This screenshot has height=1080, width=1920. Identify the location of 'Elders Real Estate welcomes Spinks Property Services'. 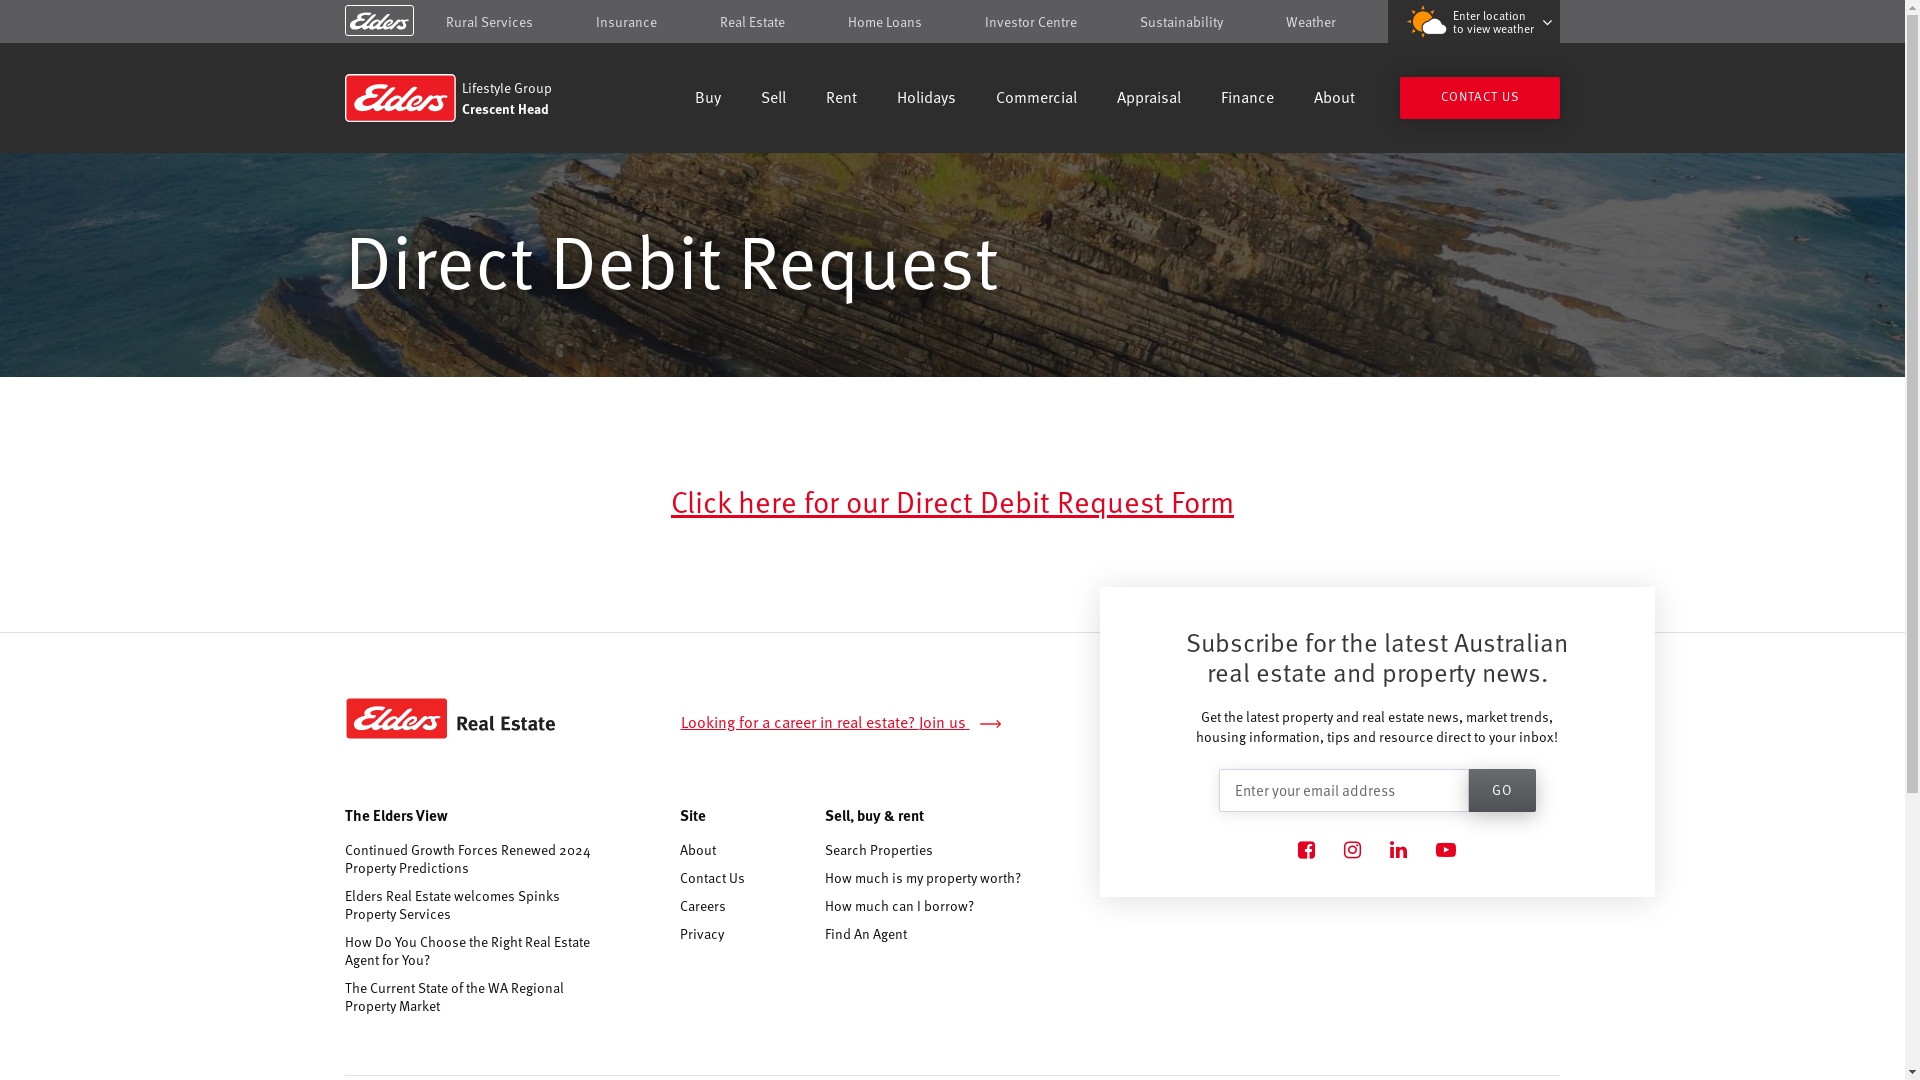
(345, 905).